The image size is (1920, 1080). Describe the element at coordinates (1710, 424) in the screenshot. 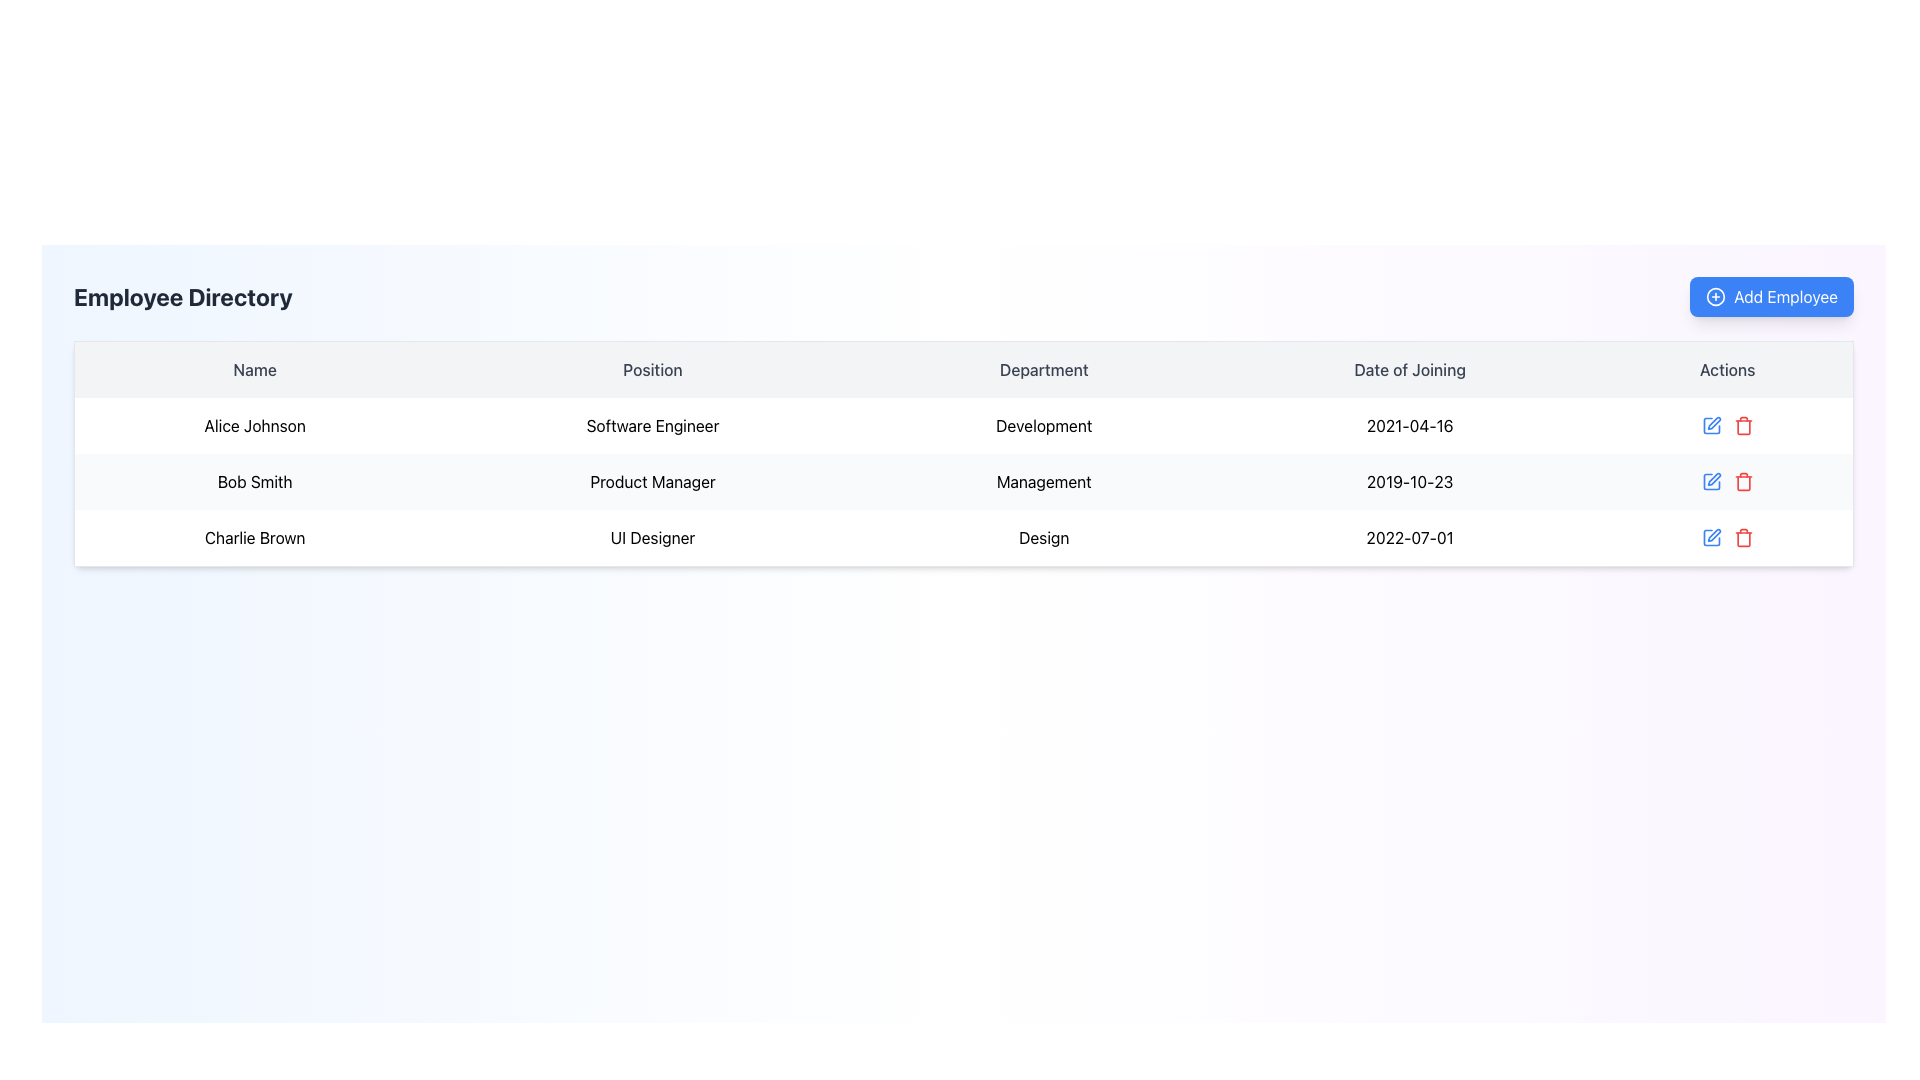

I see `the edit icon button located in the 'Actions' column of the first row in the table, which allows users to modify details related to the corresponding entry` at that location.